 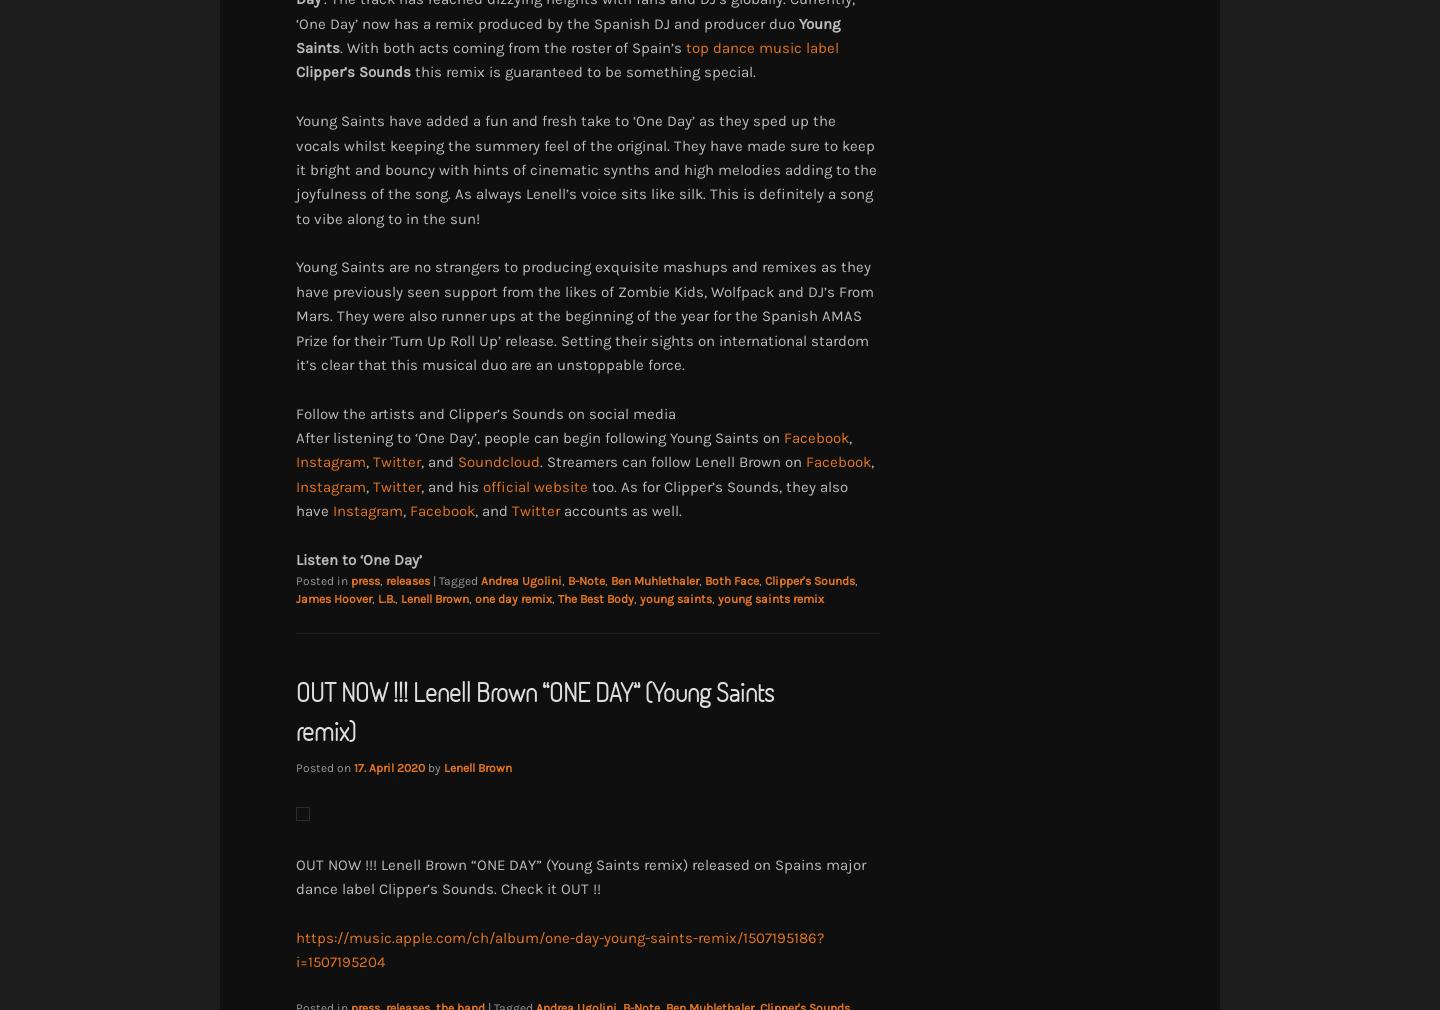 What do you see at coordinates (520, 579) in the screenshot?
I see `'Andrea Ugolini'` at bounding box center [520, 579].